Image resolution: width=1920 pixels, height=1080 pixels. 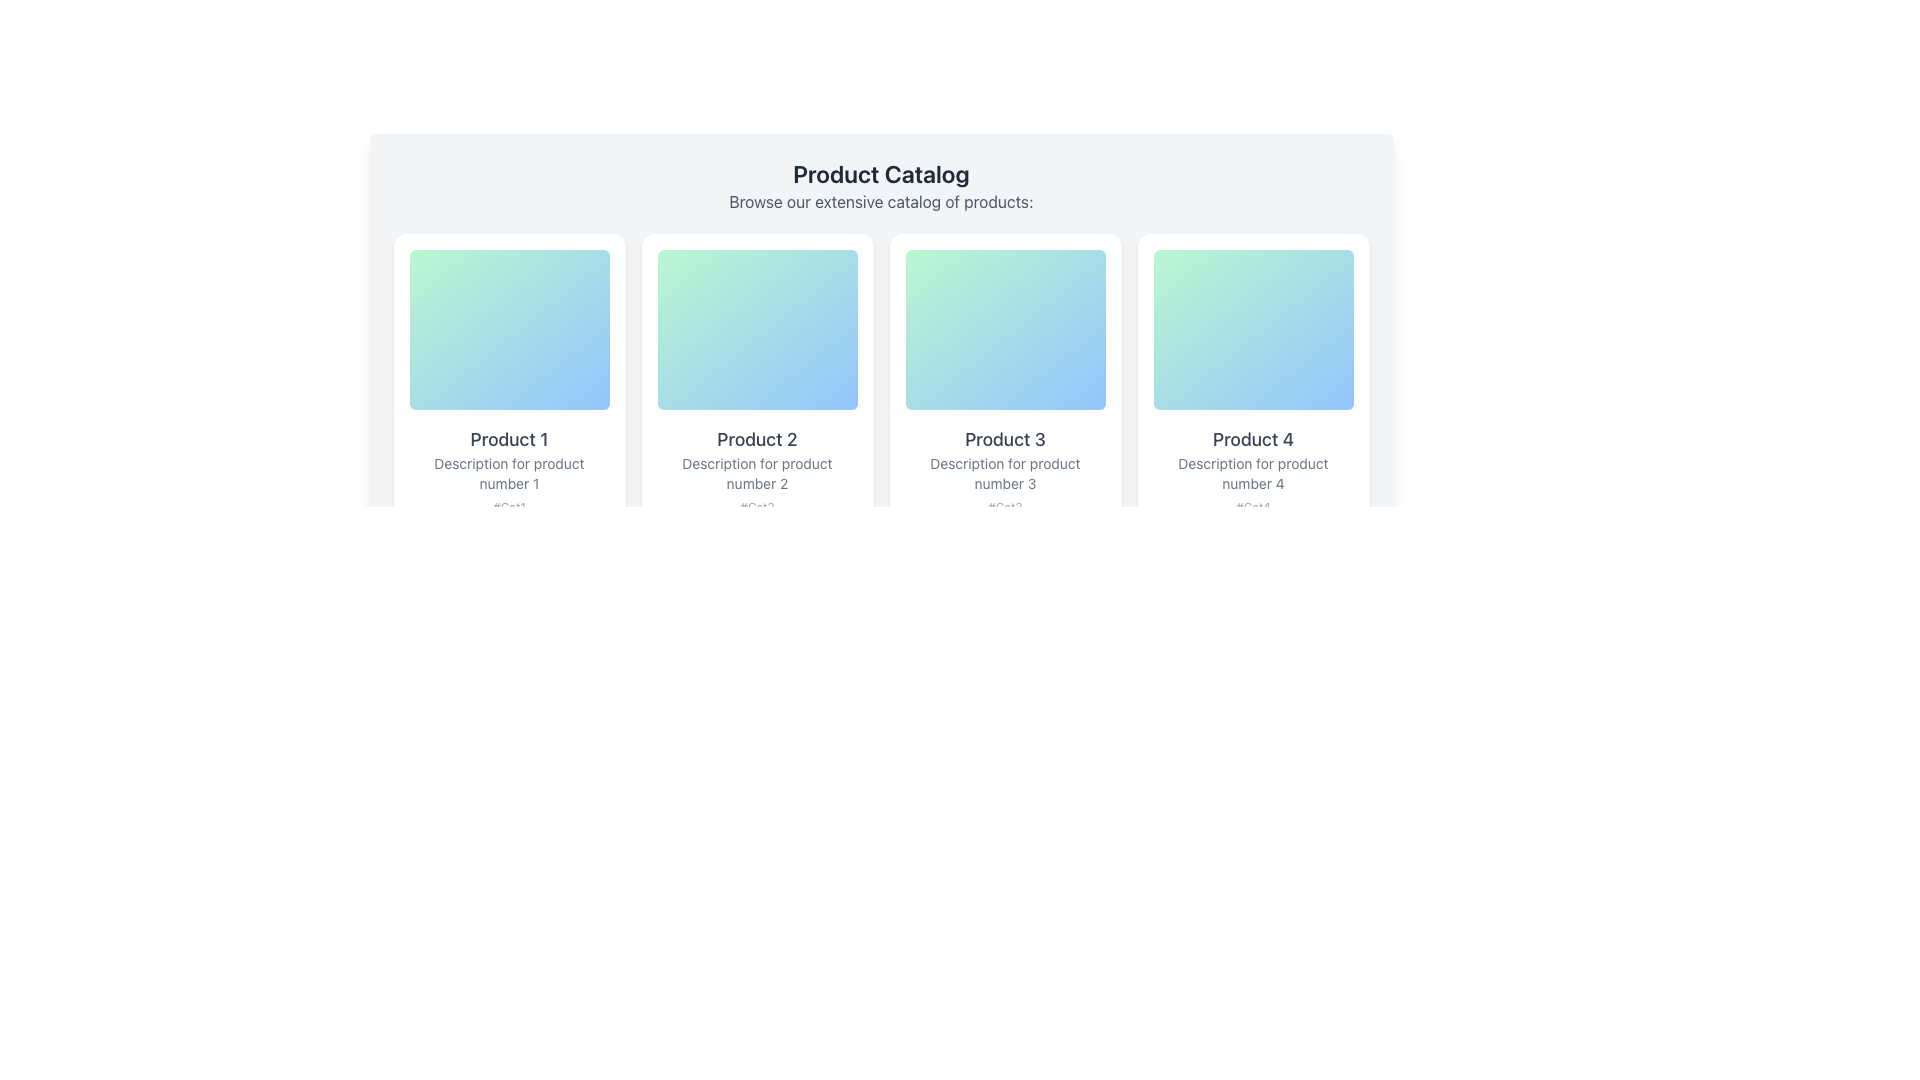 What do you see at coordinates (509, 384) in the screenshot?
I see `the first product card in the catalog` at bounding box center [509, 384].